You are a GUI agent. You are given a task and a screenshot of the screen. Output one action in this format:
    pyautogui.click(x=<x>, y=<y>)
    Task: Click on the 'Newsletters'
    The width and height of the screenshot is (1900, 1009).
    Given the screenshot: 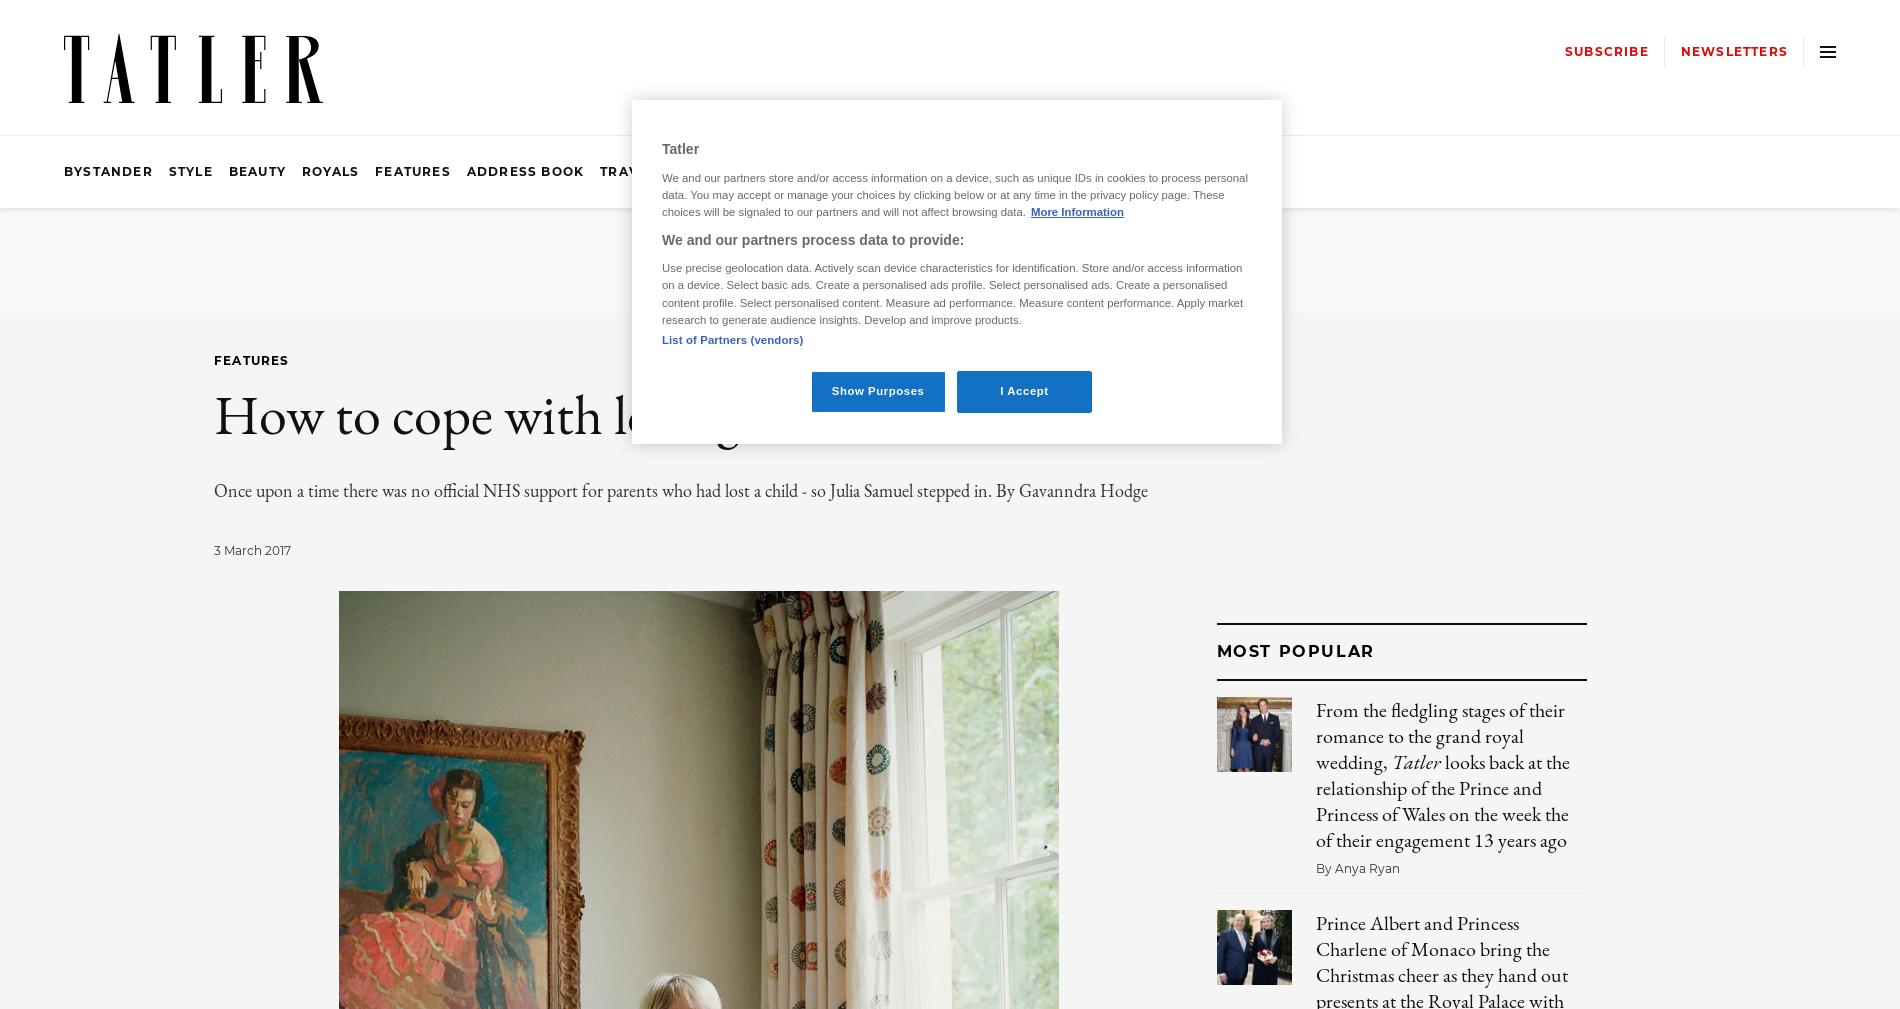 What is the action you would take?
    pyautogui.click(x=1678, y=49)
    